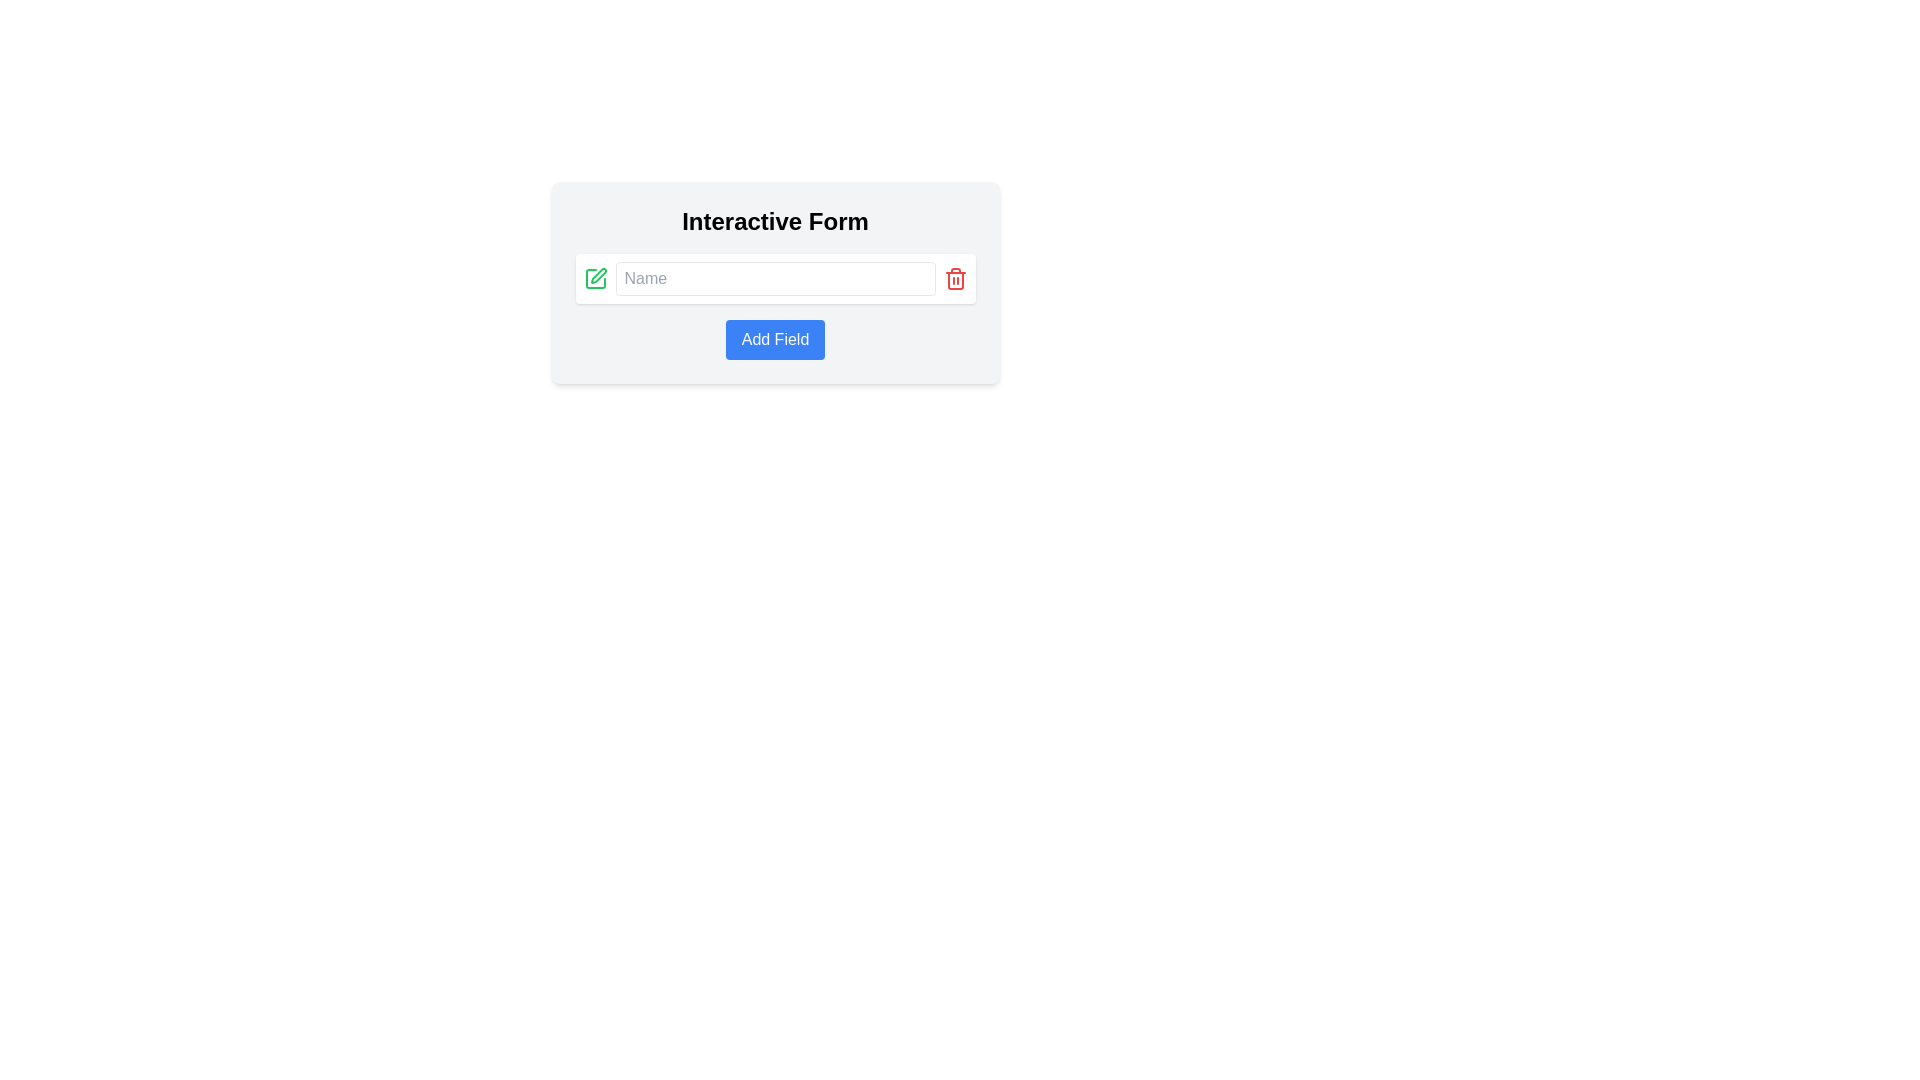  I want to click on the trash icon button, which is a red outlined trash bin with a thin black stroke, positioned to the right of a text input field, so click(954, 278).